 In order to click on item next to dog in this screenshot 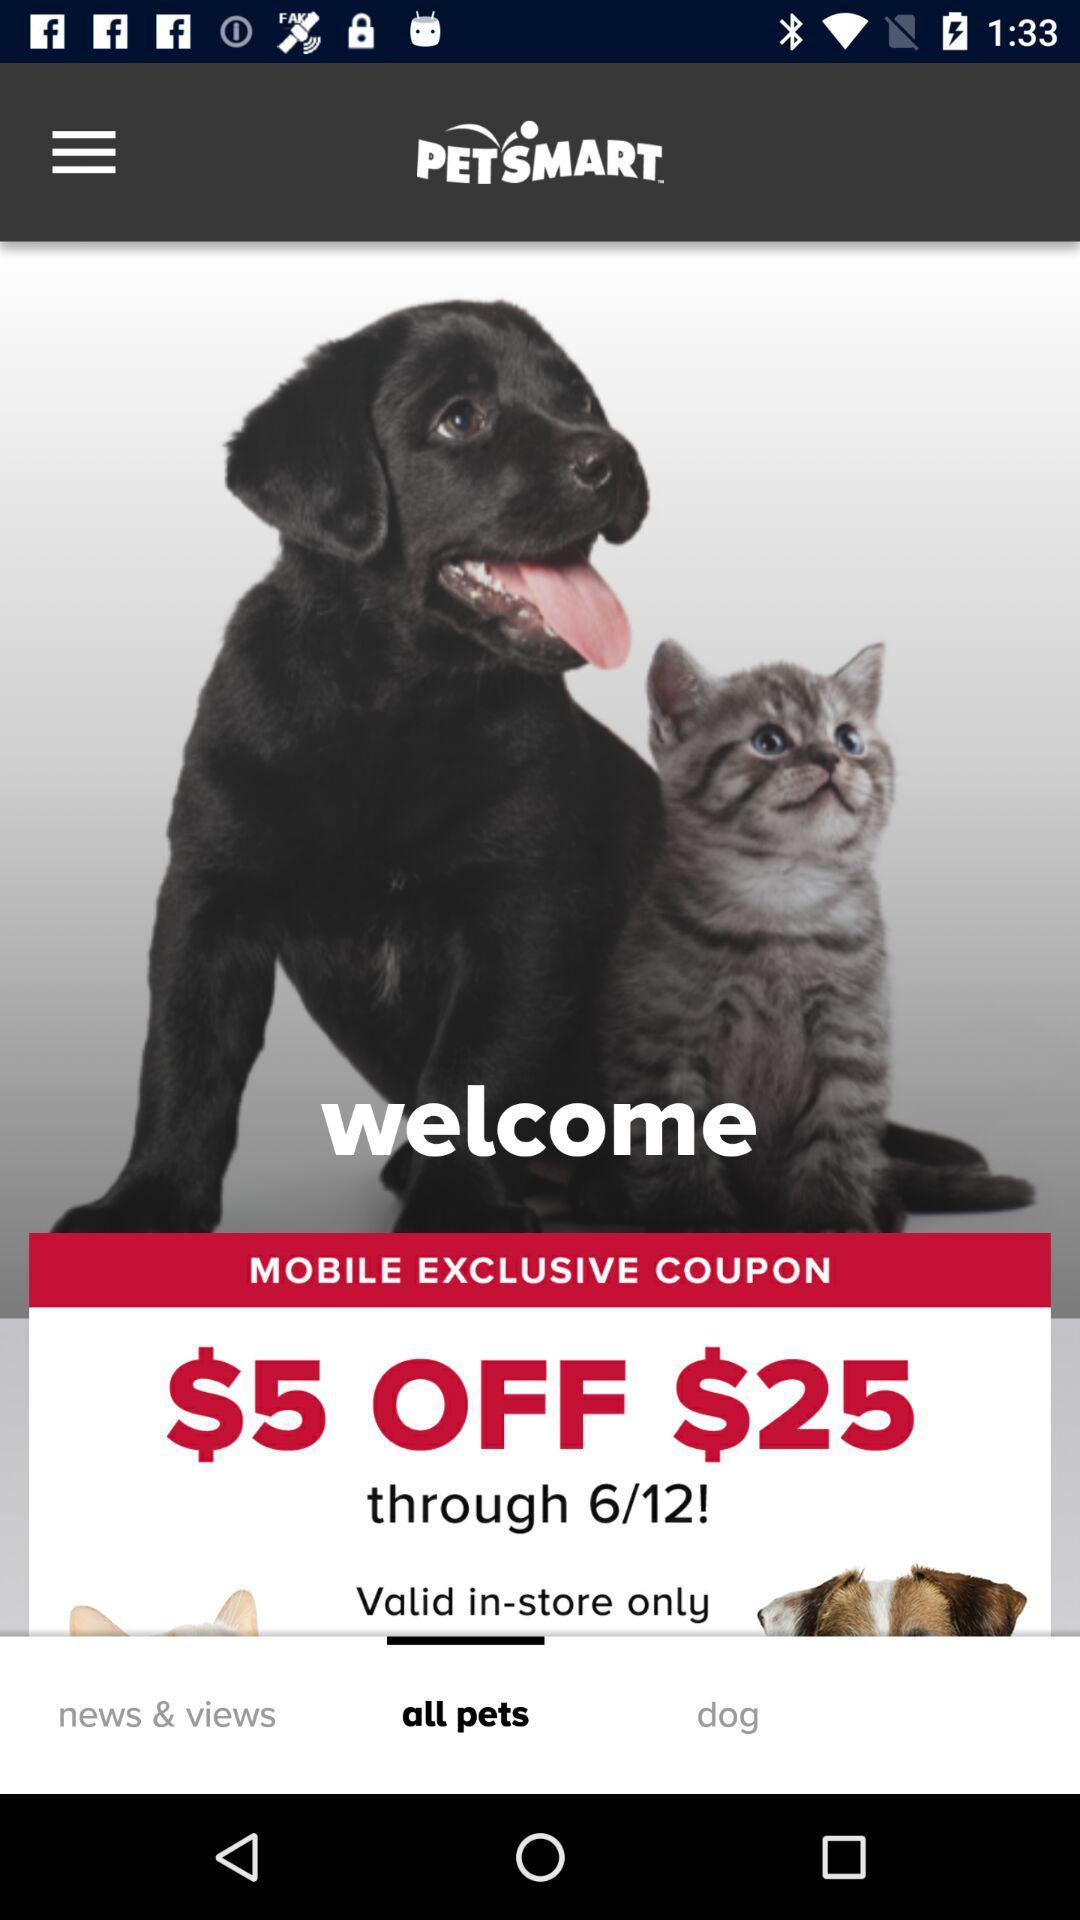, I will do `click(465, 1714)`.